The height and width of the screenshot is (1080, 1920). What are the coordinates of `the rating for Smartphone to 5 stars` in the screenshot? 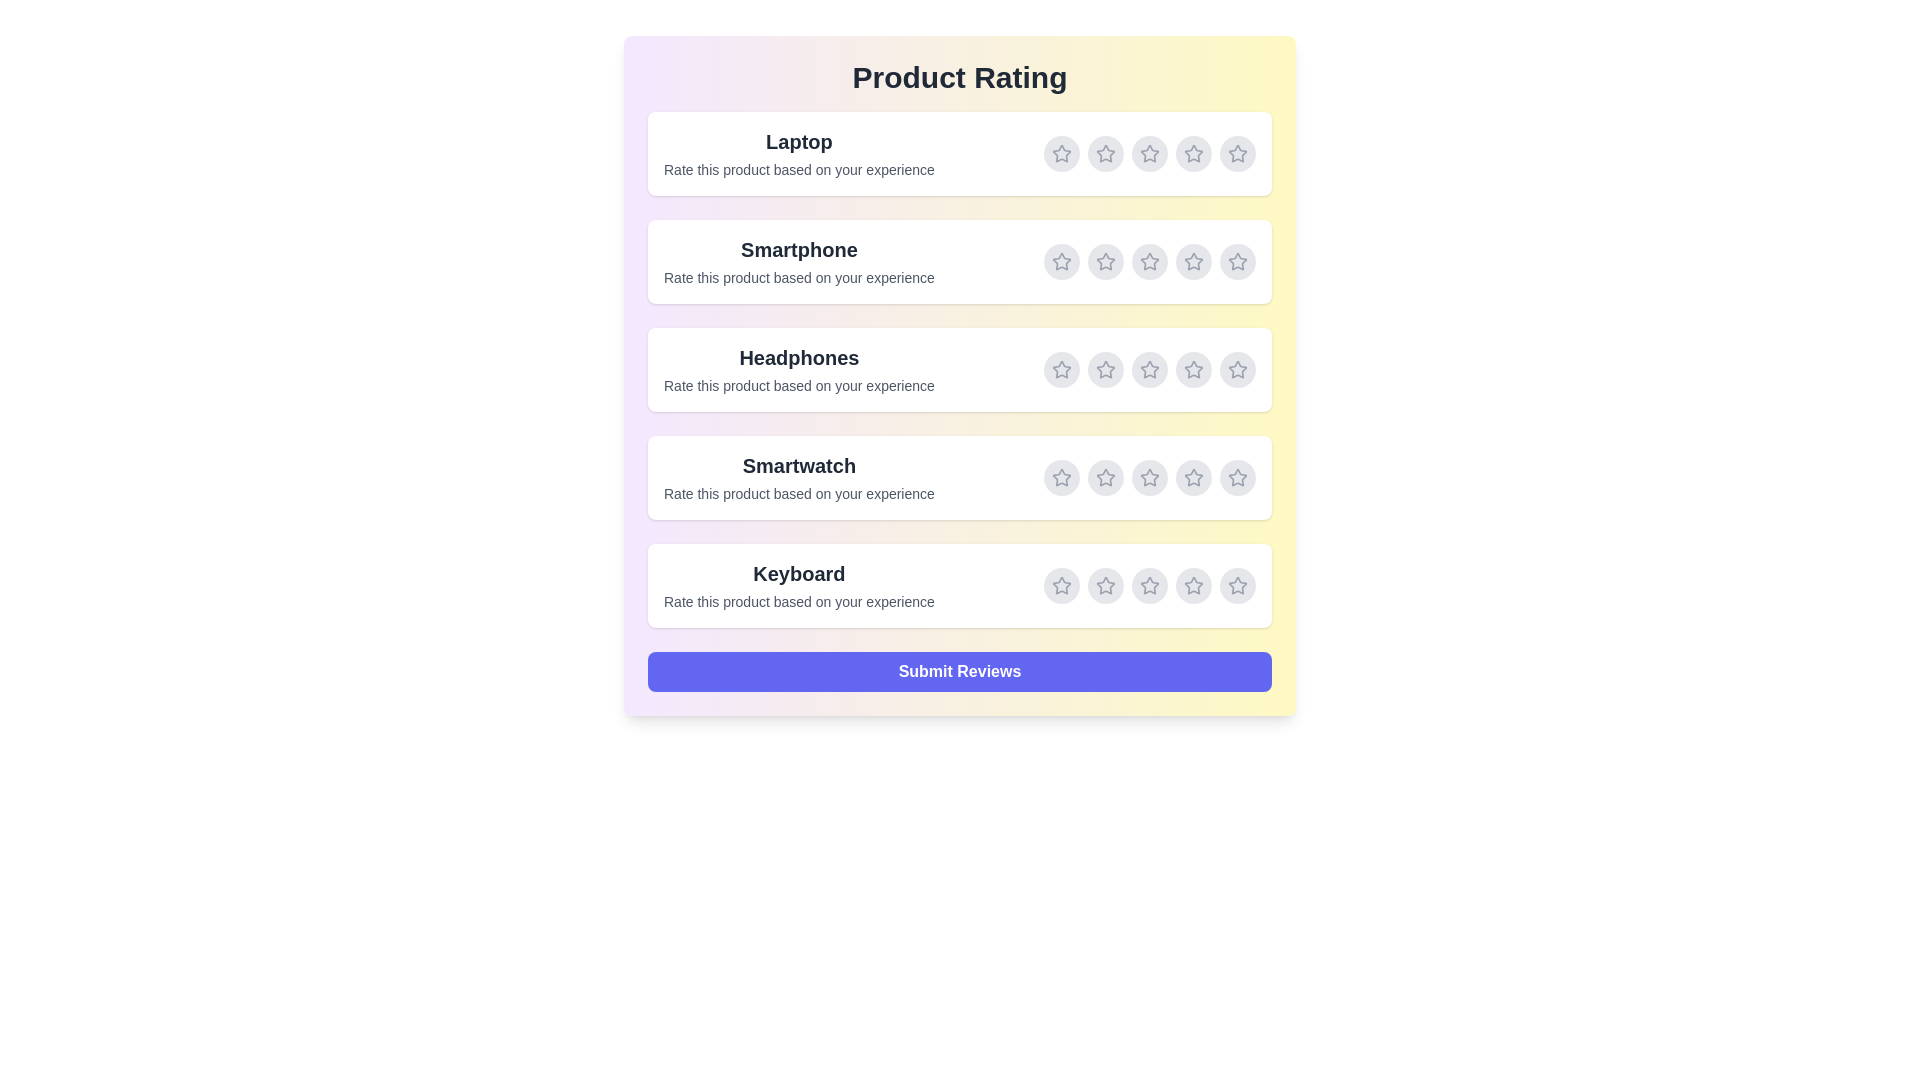 It's located at (1237, 261).